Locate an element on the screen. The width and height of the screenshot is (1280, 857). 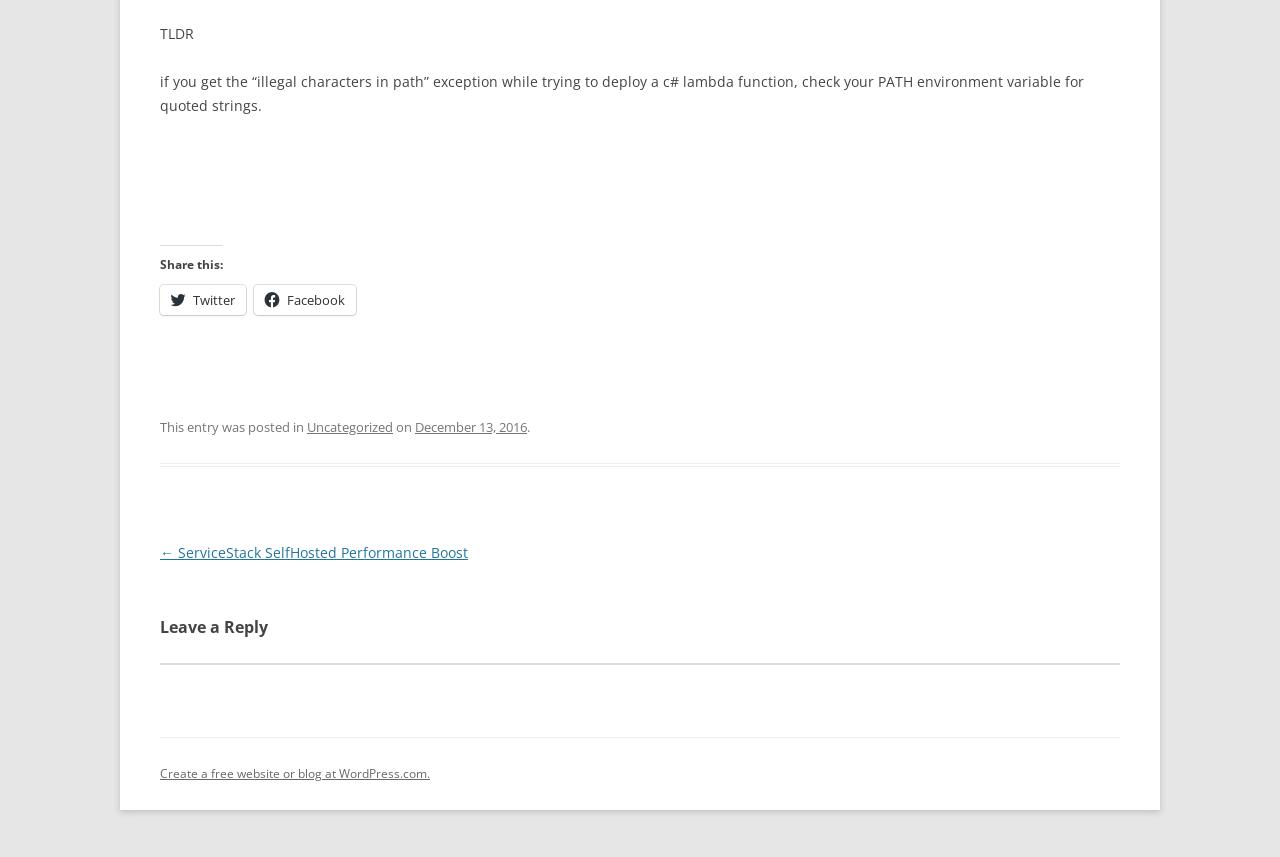
'Leave a Reply' is located at coordinates (214, 626).